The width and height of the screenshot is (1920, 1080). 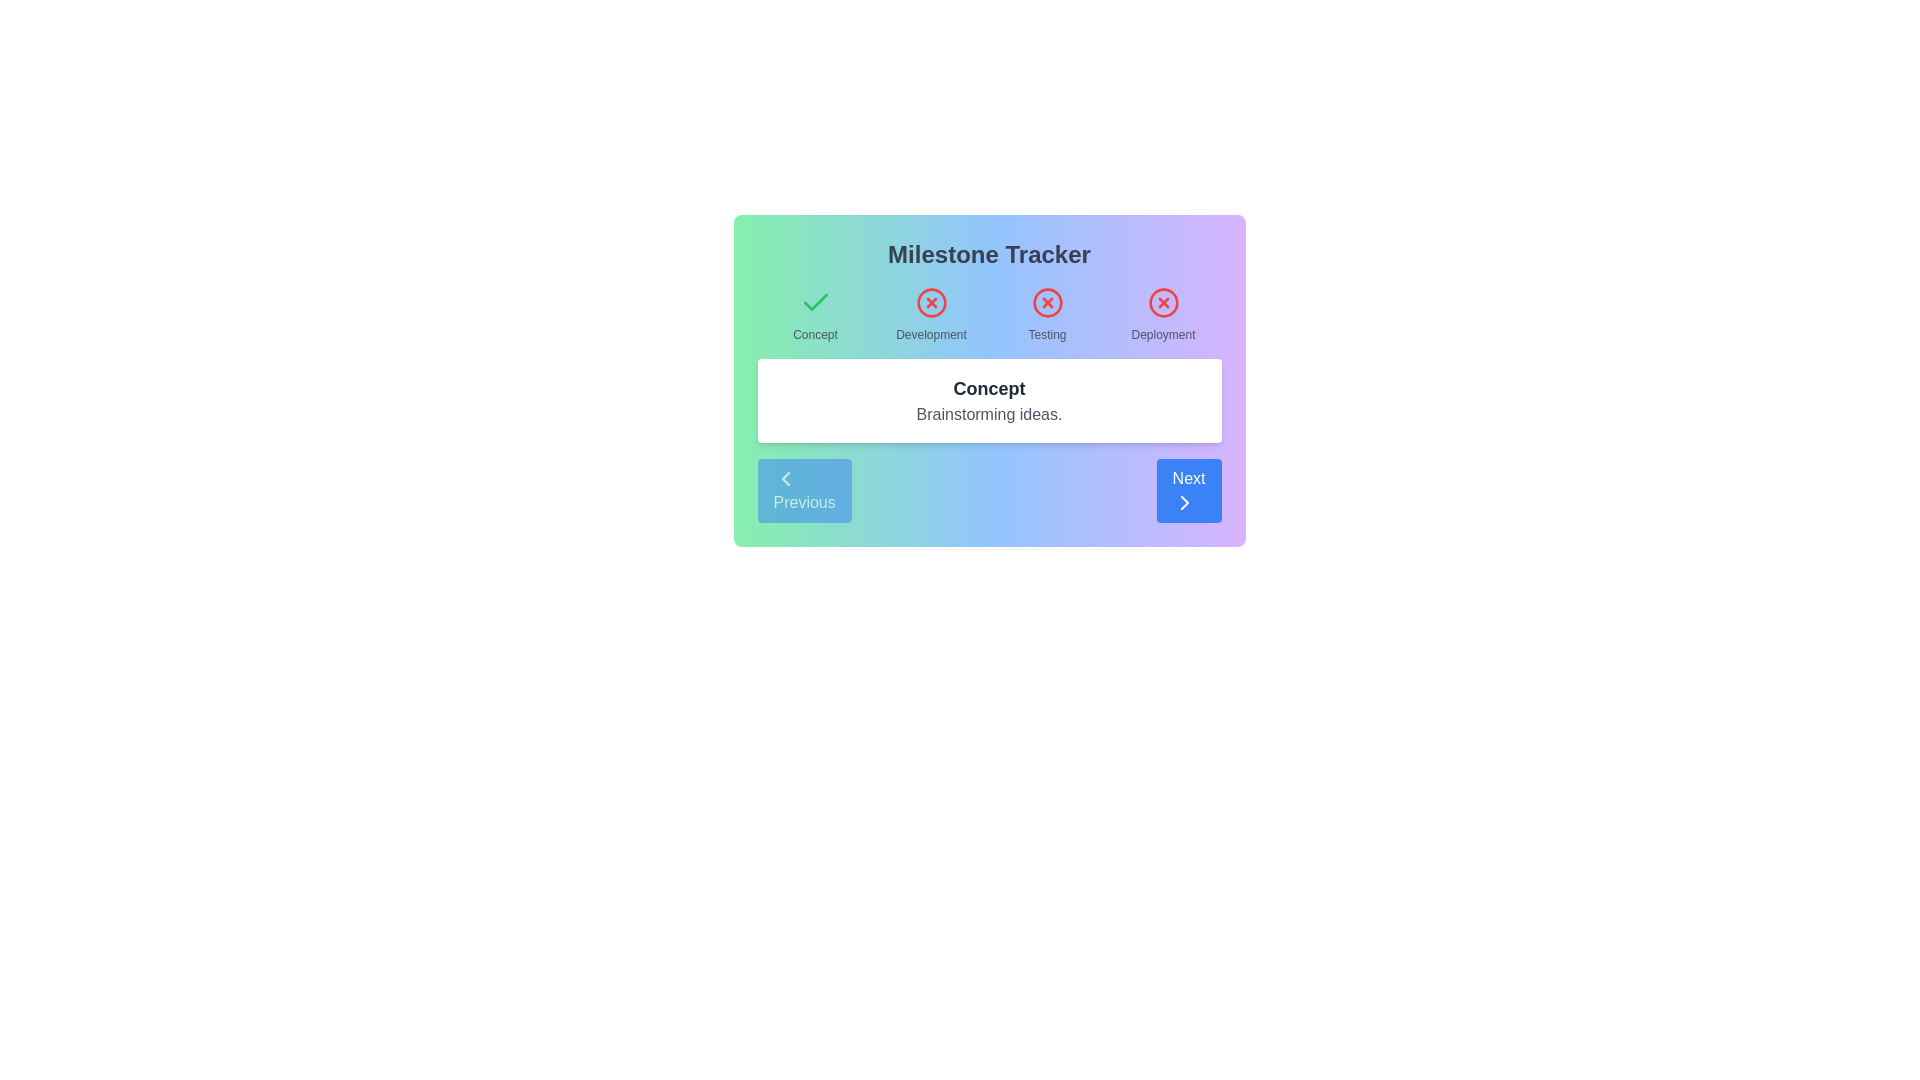 What do you see at coordinates (815, 334) in the screenshot?
I see `text content of the label stating 'Concept', which is positioned below a green checkmark icon in the milestone tracker interface` at bounding box center [815, 334].